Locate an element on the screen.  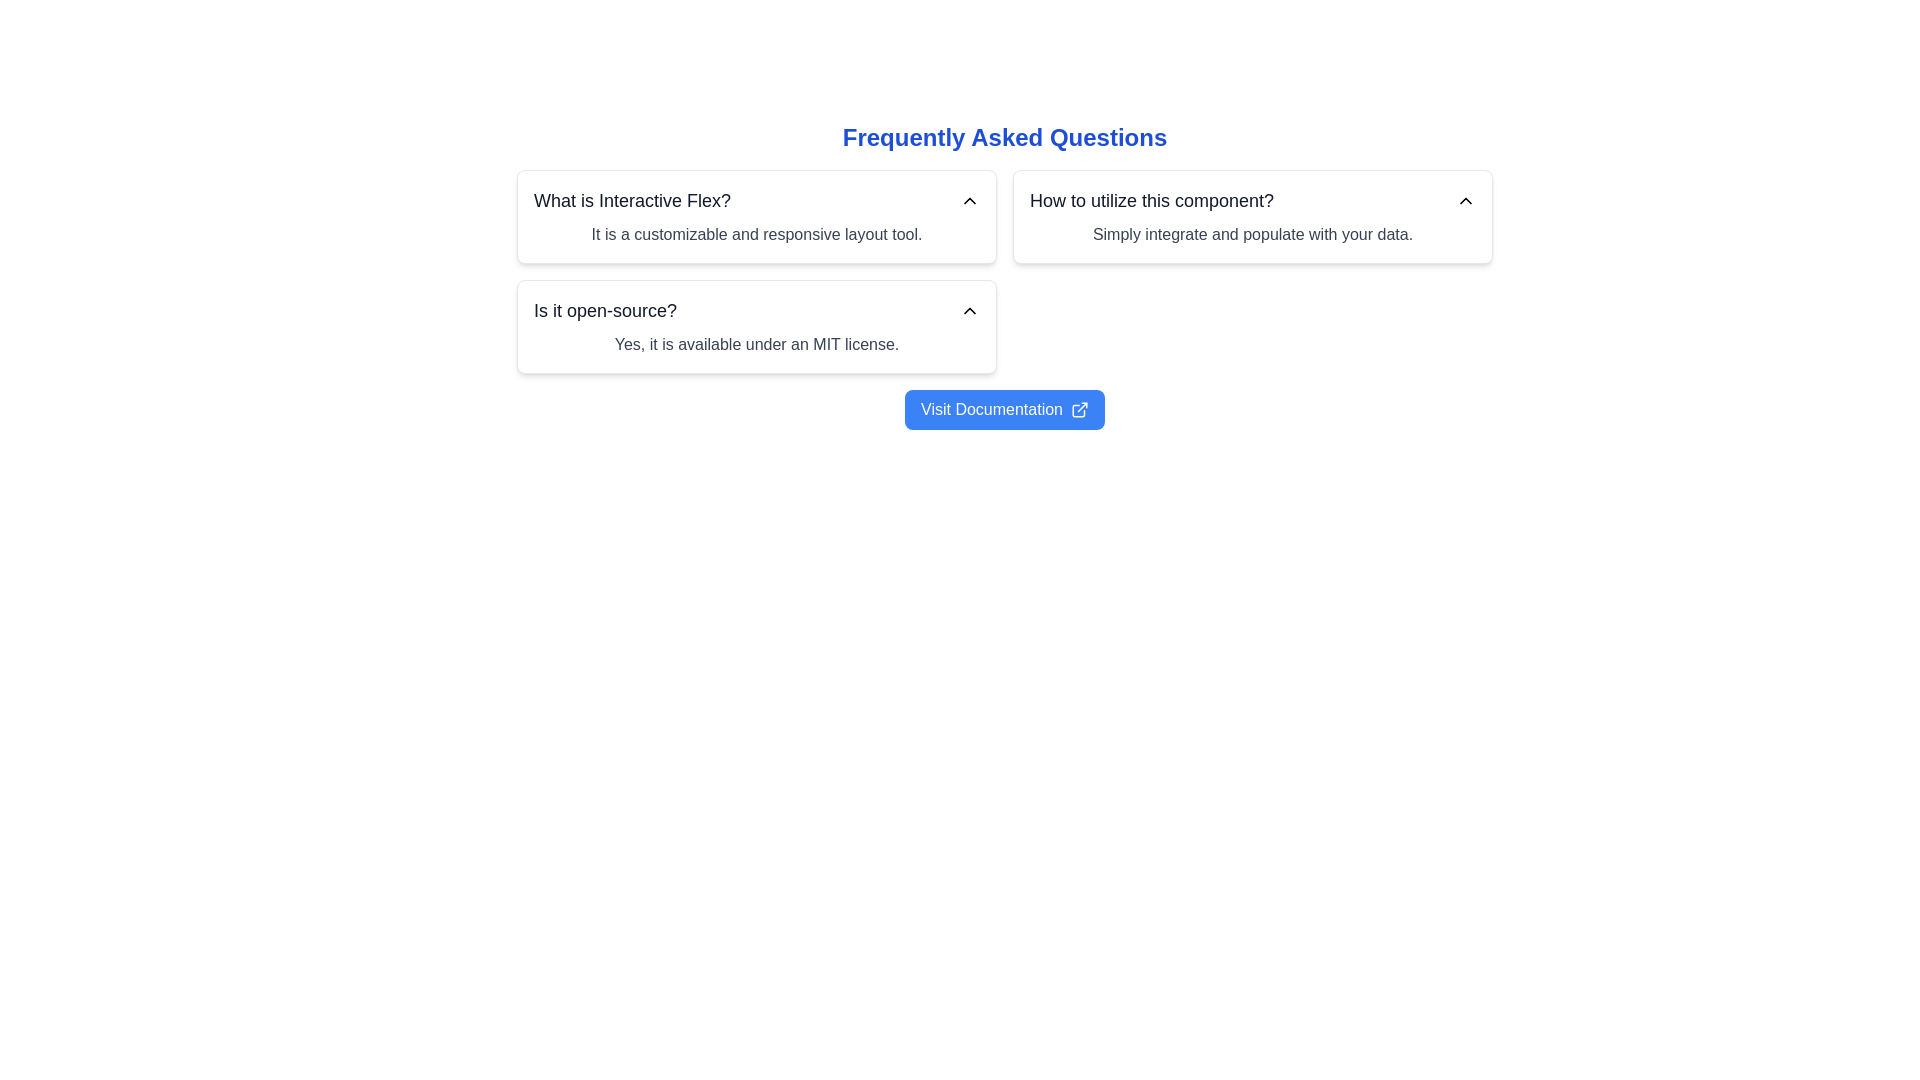
the Information card positioned in the upper-right section of the FAQ grid, which is the second card in the grid, to access its content is located at coordinates (1251, 216).